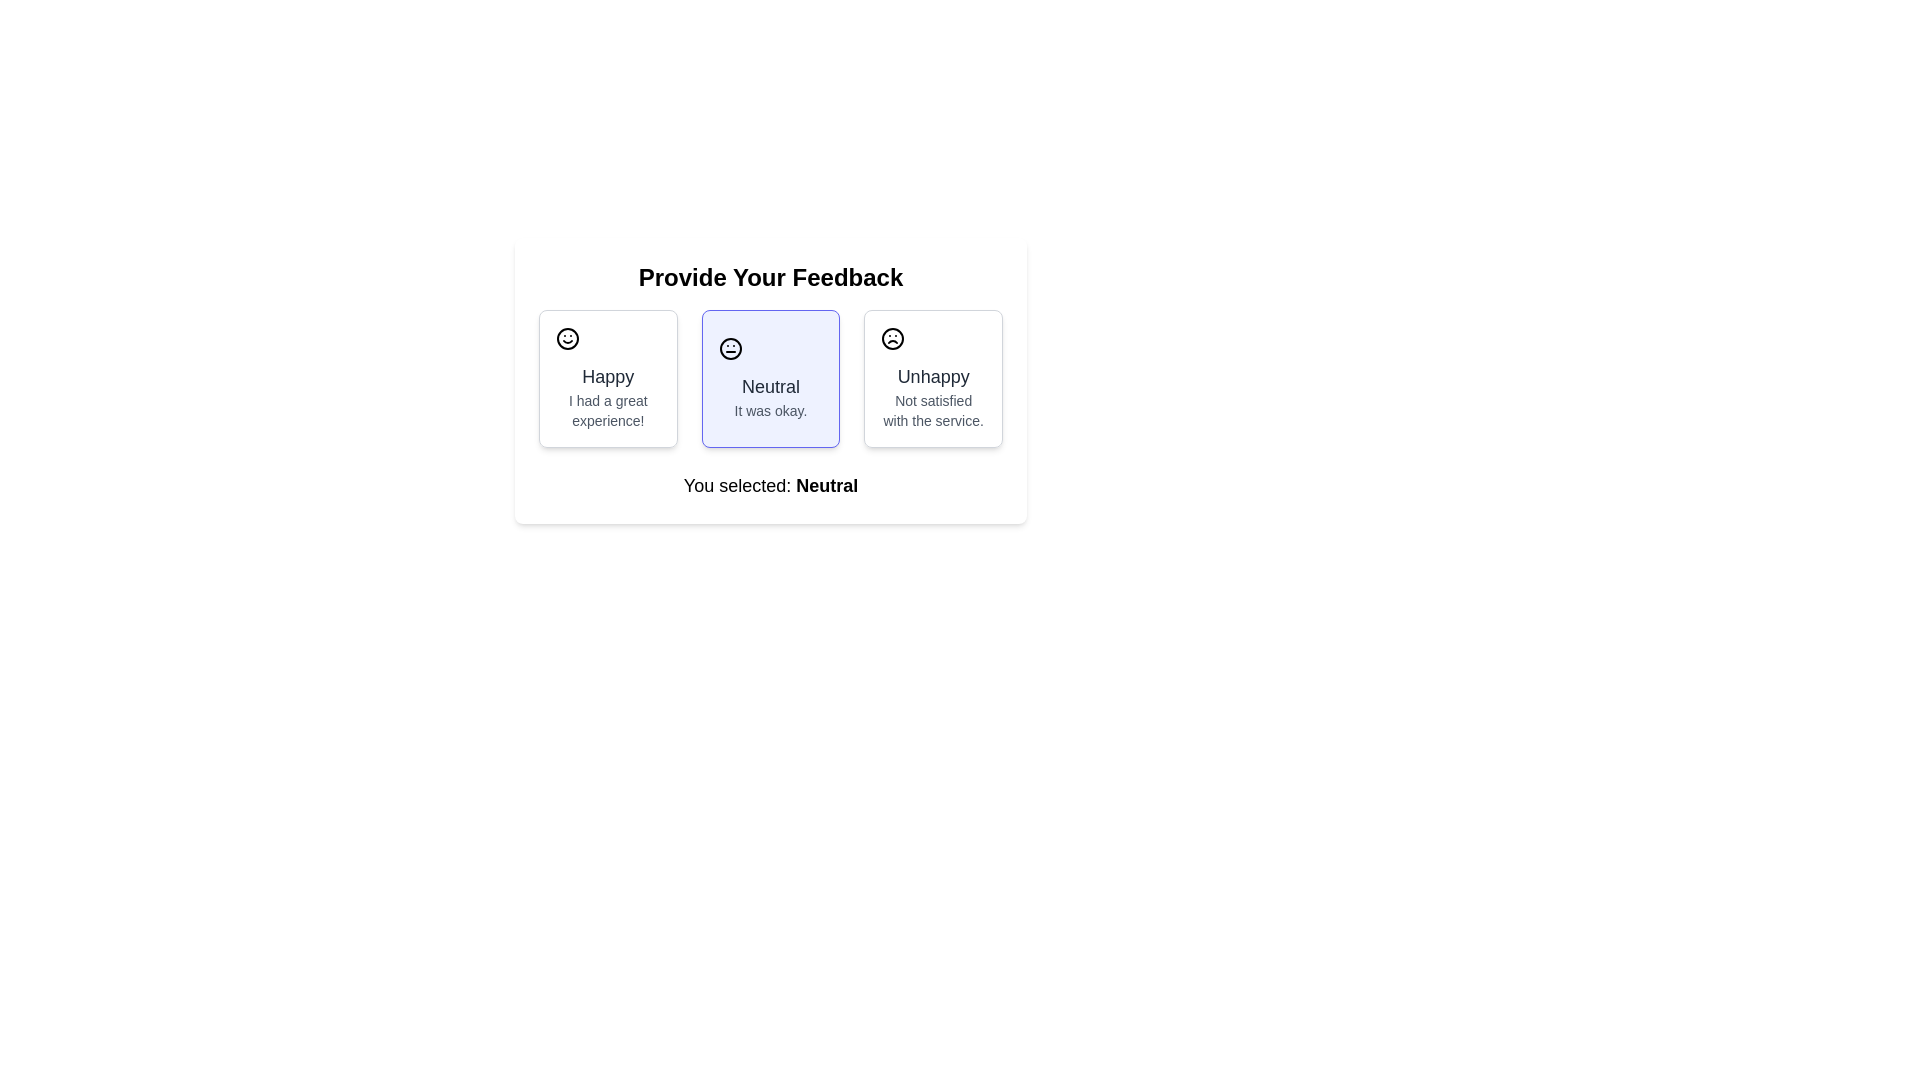 Image resolution: width=1920 pixels, height=1080 pixels. Describe the element at coordinates (932, 378) in the screenshot. I see `the 'Unhappy' feedback card, which features a frowning face icon and the subtitle 'Not satisfied with the service.' This card is the third option in a horizontal layout of feedback cards` at that location.